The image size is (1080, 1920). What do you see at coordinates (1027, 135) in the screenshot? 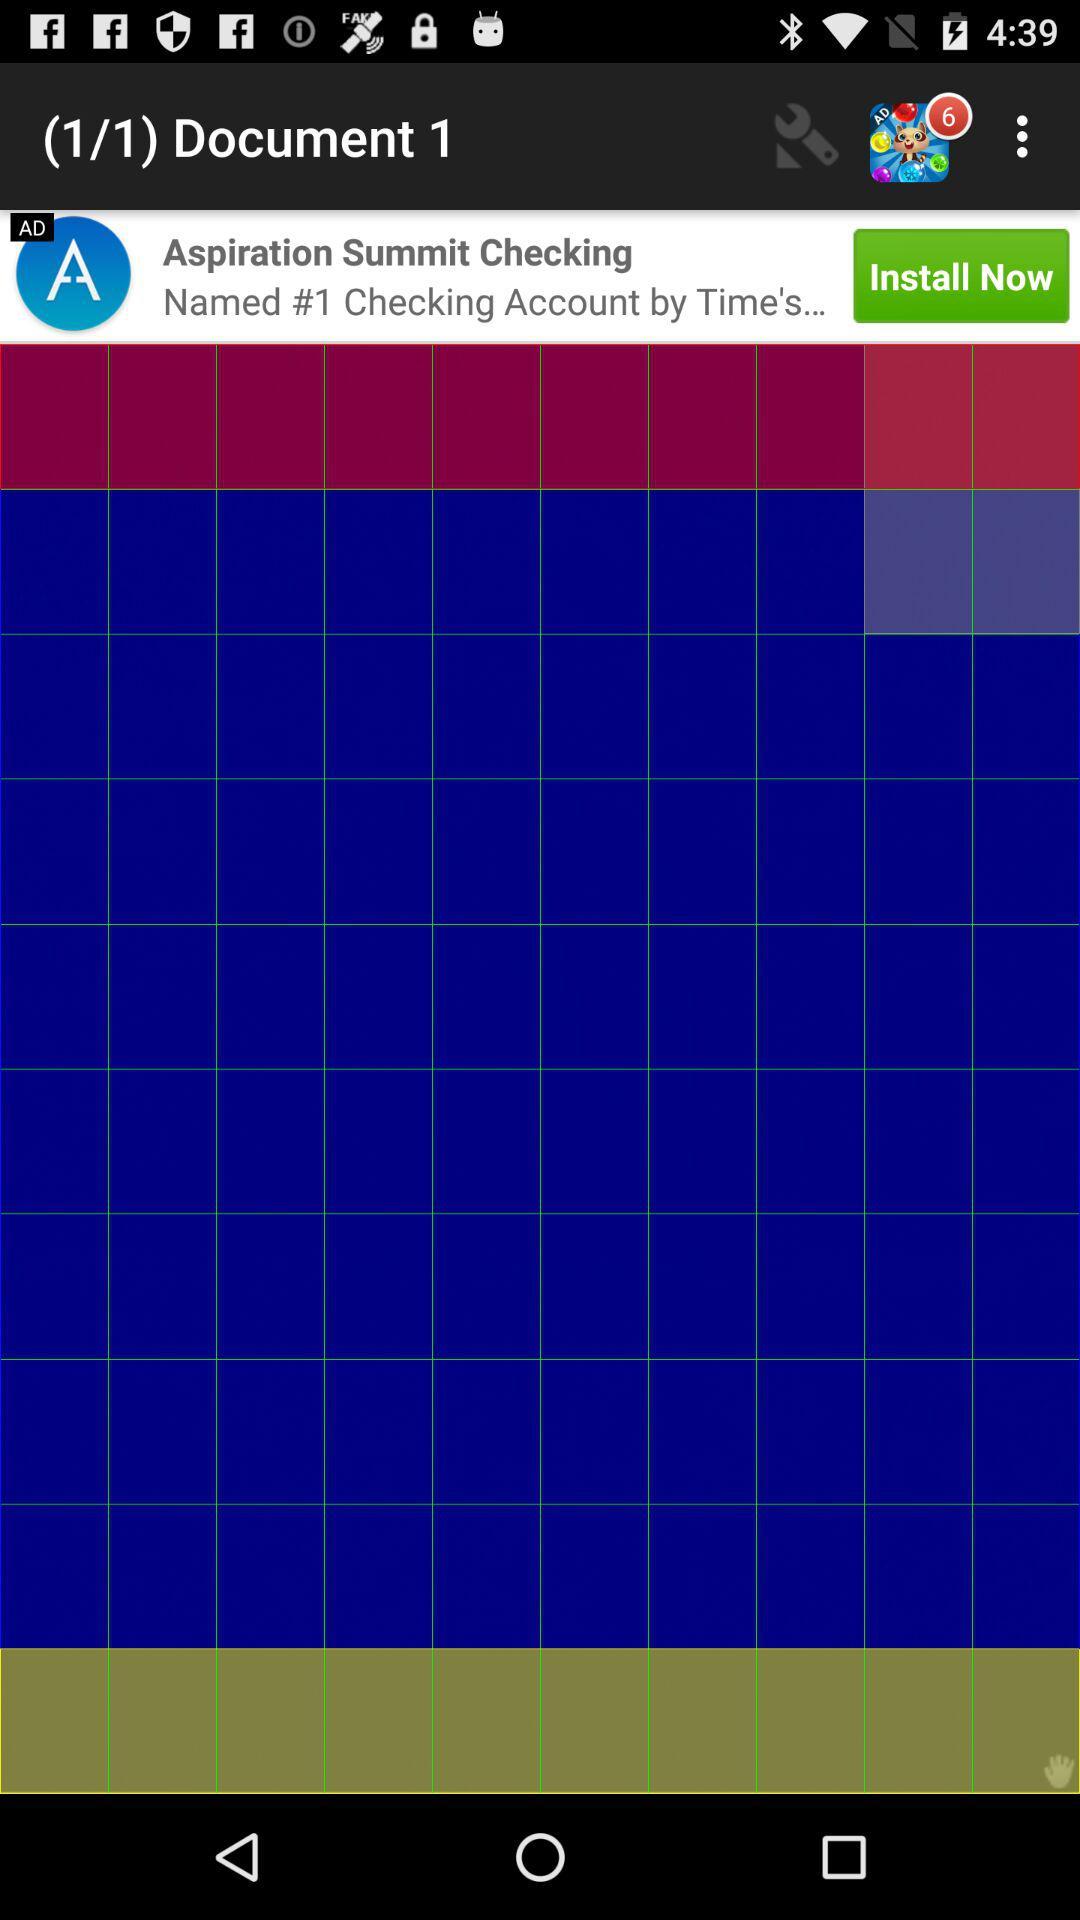
I see `icon next to the 6` at bounding box center [1027, 135].